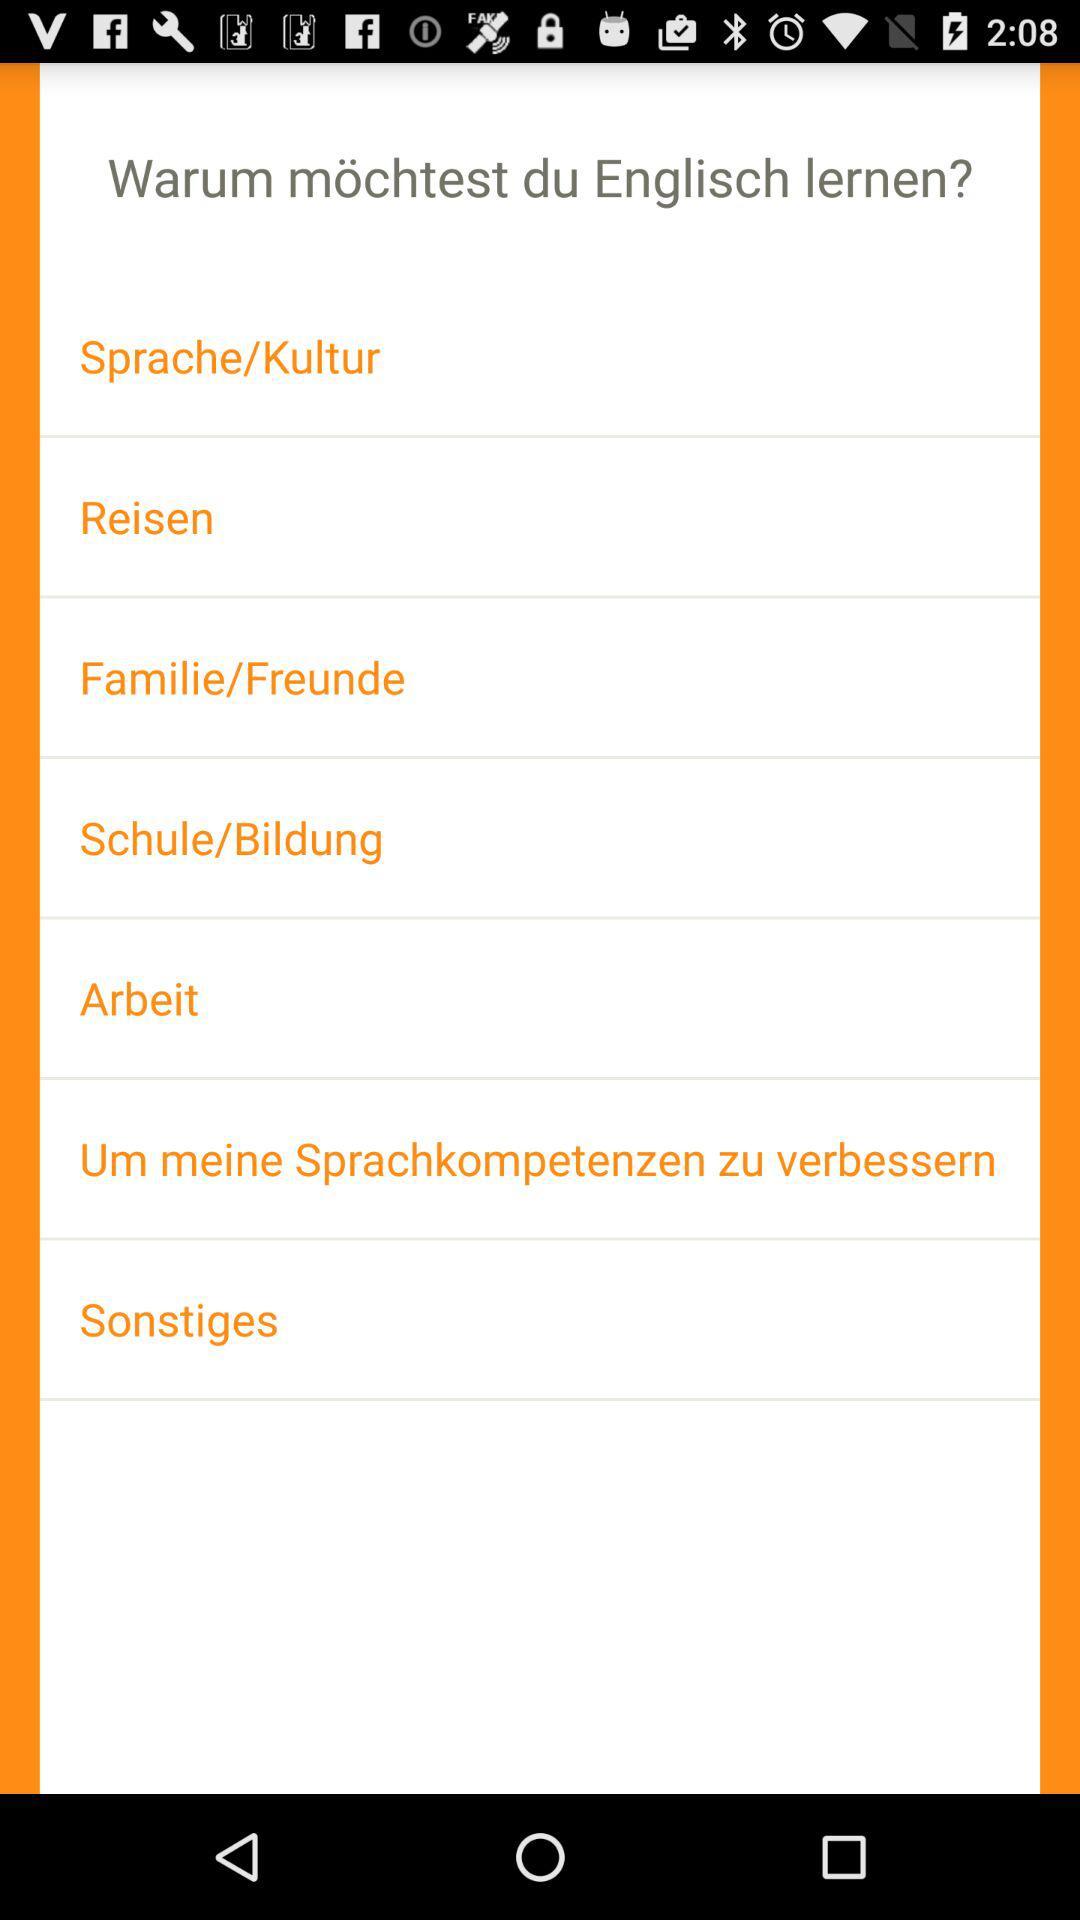 This screenshot has height=1920, width=1080. What do you see at coordinates (540, 677) in the screenshot?
I see `the icon above schule/bildung item` at bounding box center [540, 677].